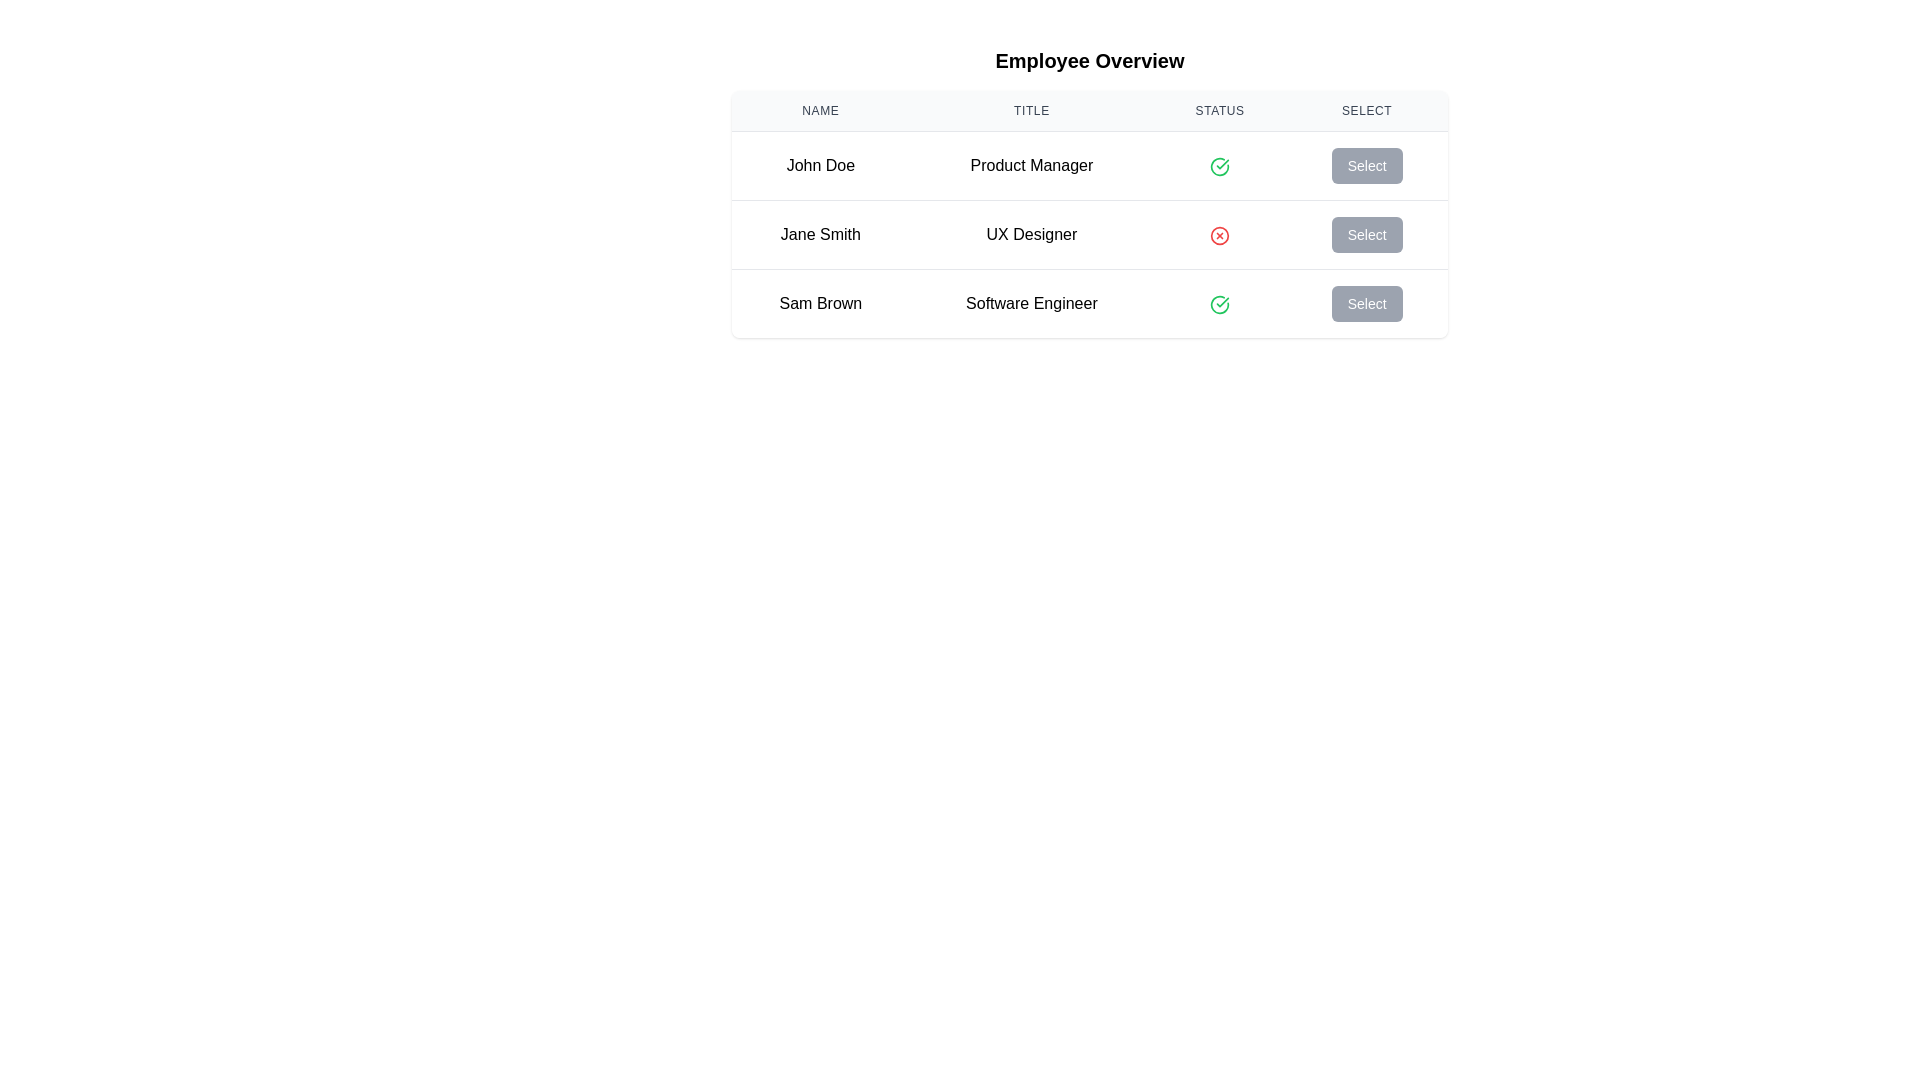 The image size is (1920, 1080). Describe the element at coordinates (1219, 164) in the screenshot. I see `the status icon in the third column of the first row in the 'STATUS' column of the table, which indicates a successful status` at that location.